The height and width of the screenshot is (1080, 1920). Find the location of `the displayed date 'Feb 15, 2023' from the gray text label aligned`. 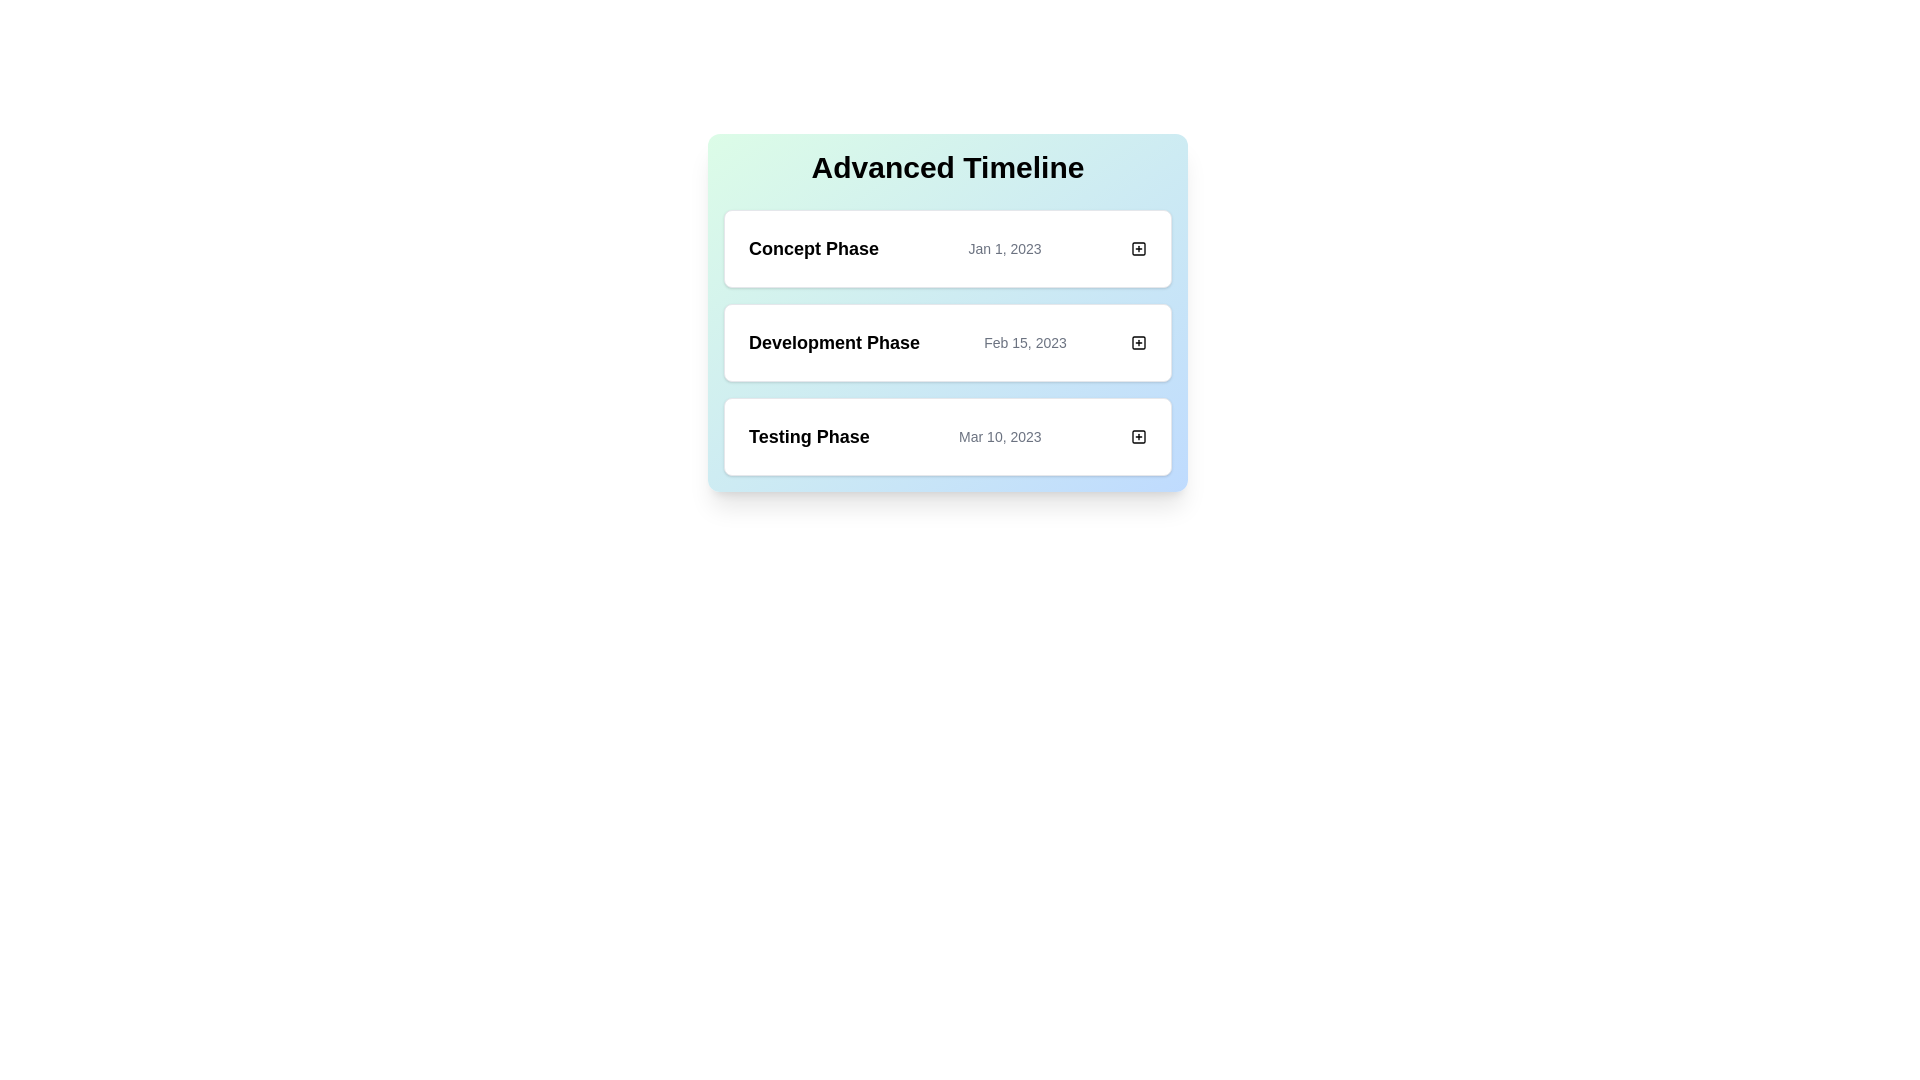

the displayed date 'Feb 15, 2023' from the gray text label aligned is located at coordinates (1025, 342).